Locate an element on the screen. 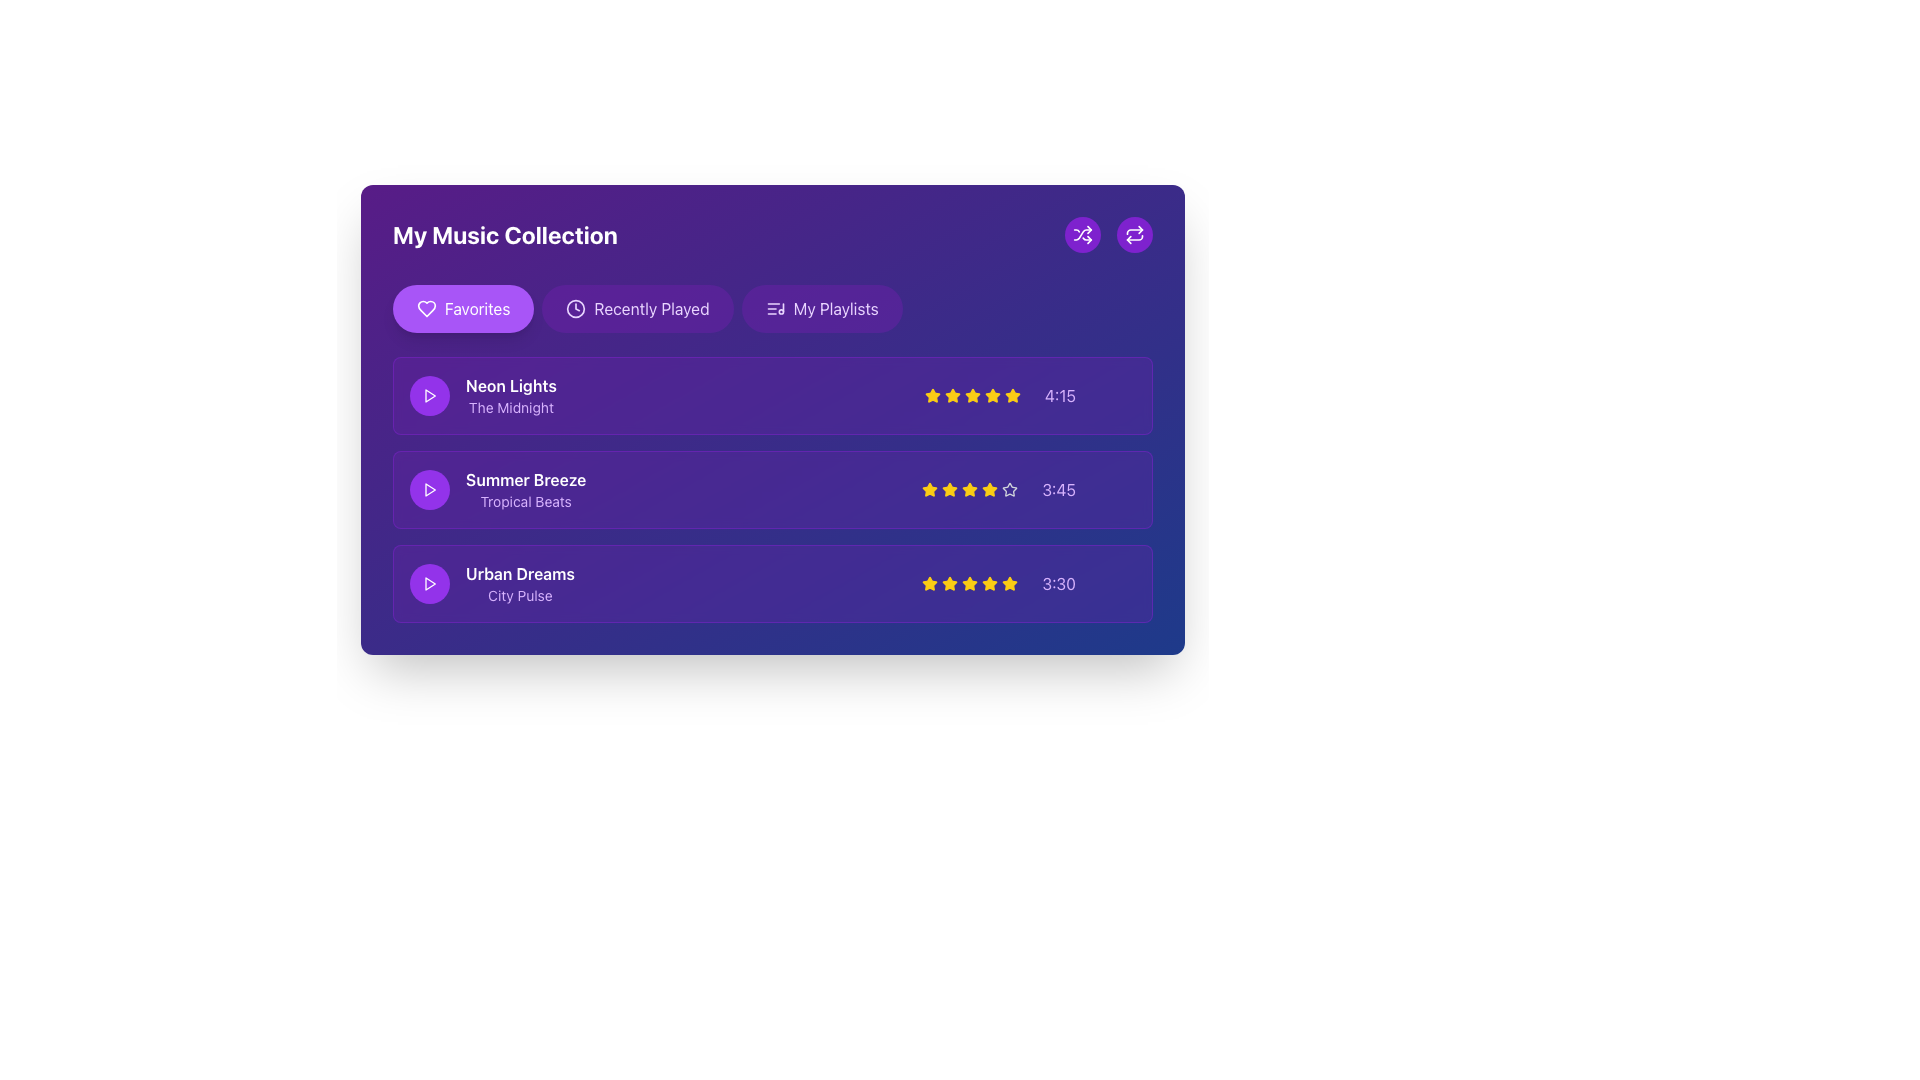 Image resolution: width=1920 pixels, height=1080 pixels. the yellow star icon in the third row of the ratings section for the song 'Urban Dreams' is located at coordinates (929, 583).